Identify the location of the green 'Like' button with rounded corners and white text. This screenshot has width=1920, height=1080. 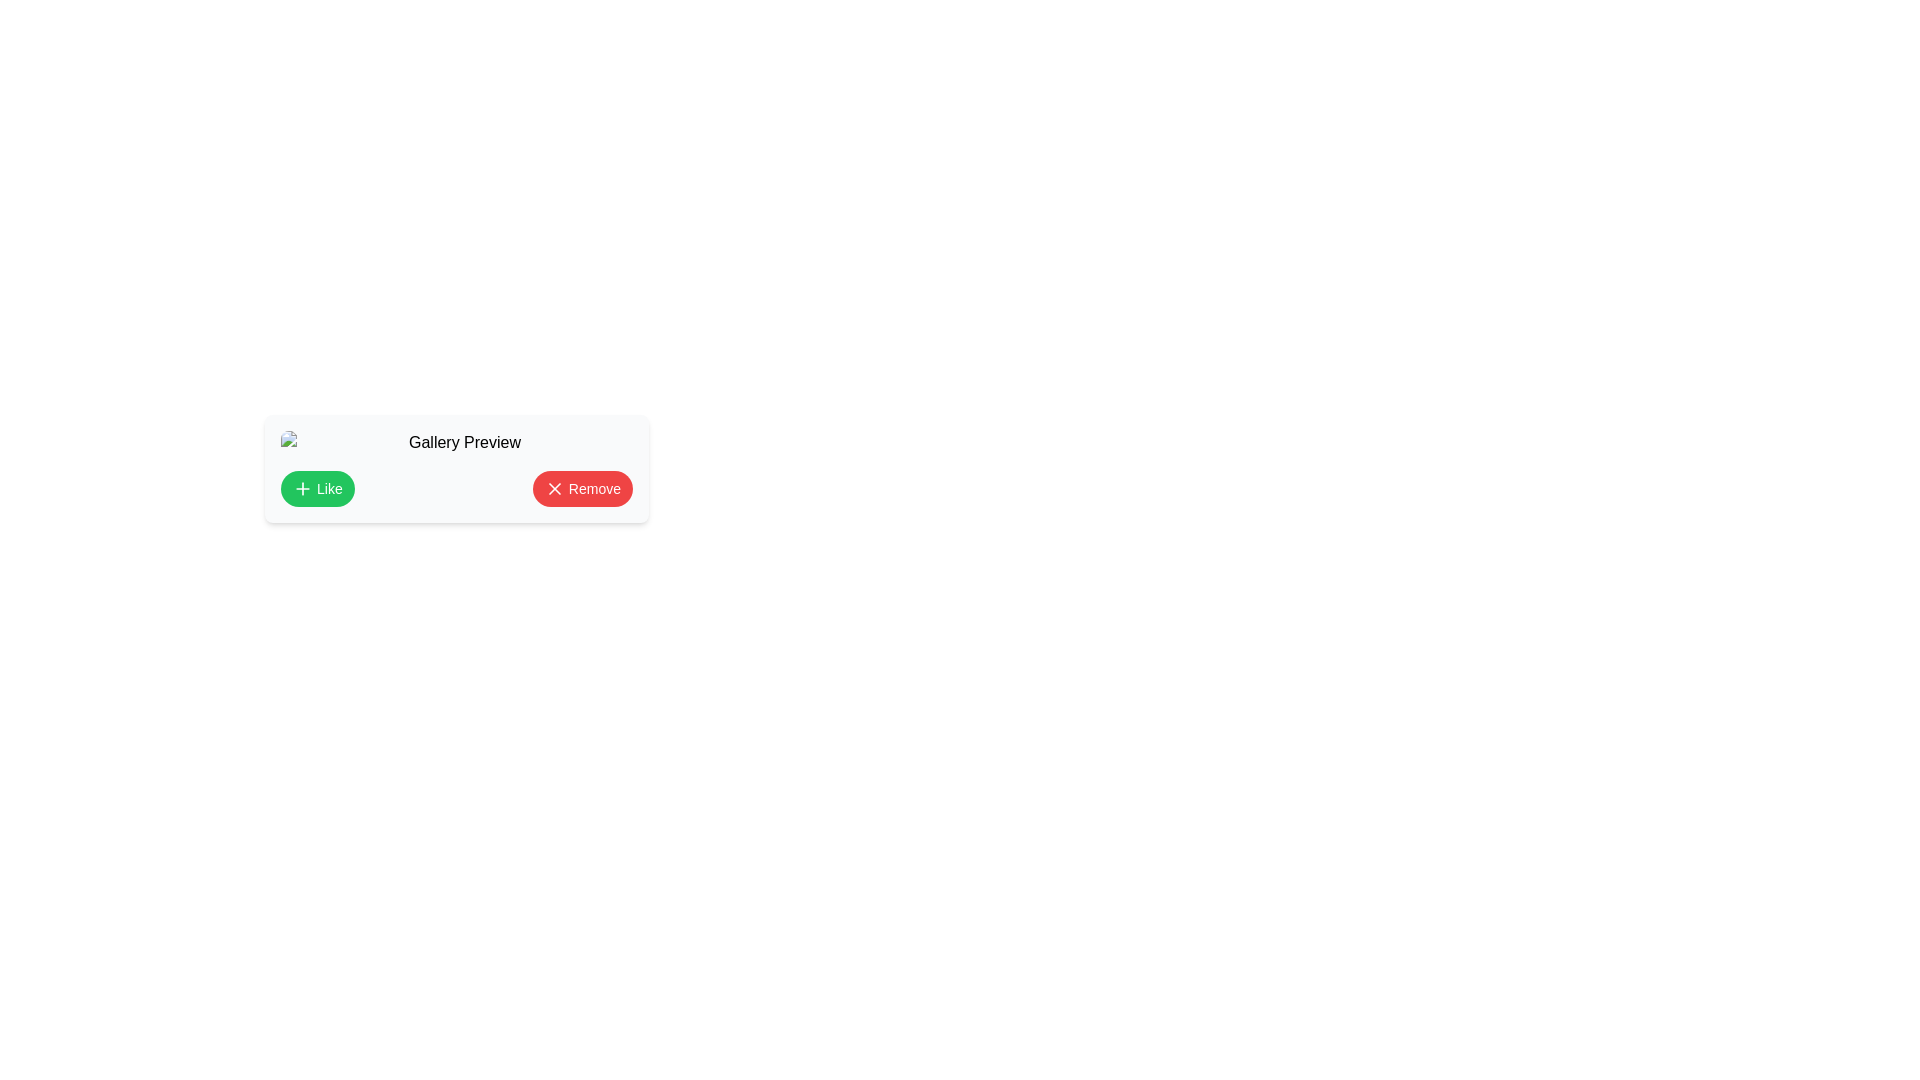
(316, 489).